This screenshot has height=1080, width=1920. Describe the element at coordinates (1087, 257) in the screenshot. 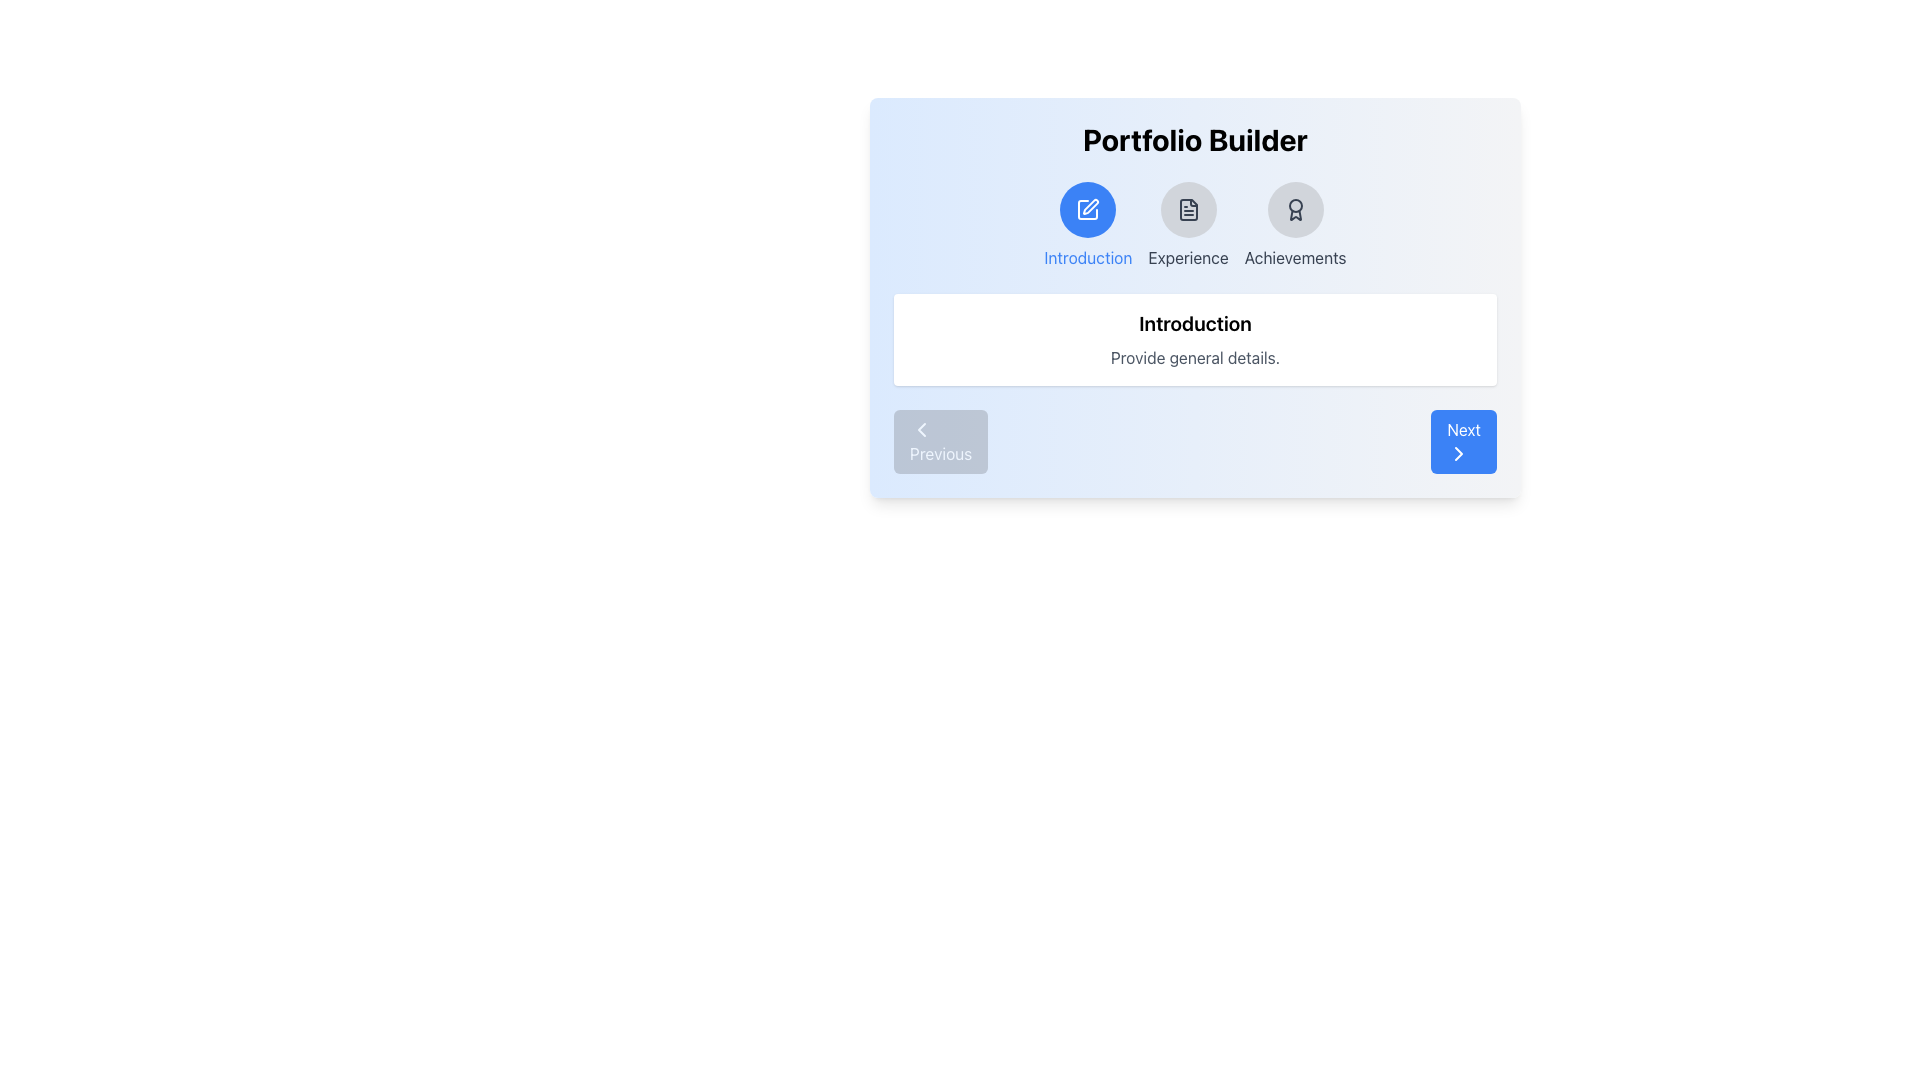

I see `the 'Introduction' text label located at the center of the Portfolio Builder interface, below the pen icon and aligned with 'Experience' and 'Achievements'` at that location.